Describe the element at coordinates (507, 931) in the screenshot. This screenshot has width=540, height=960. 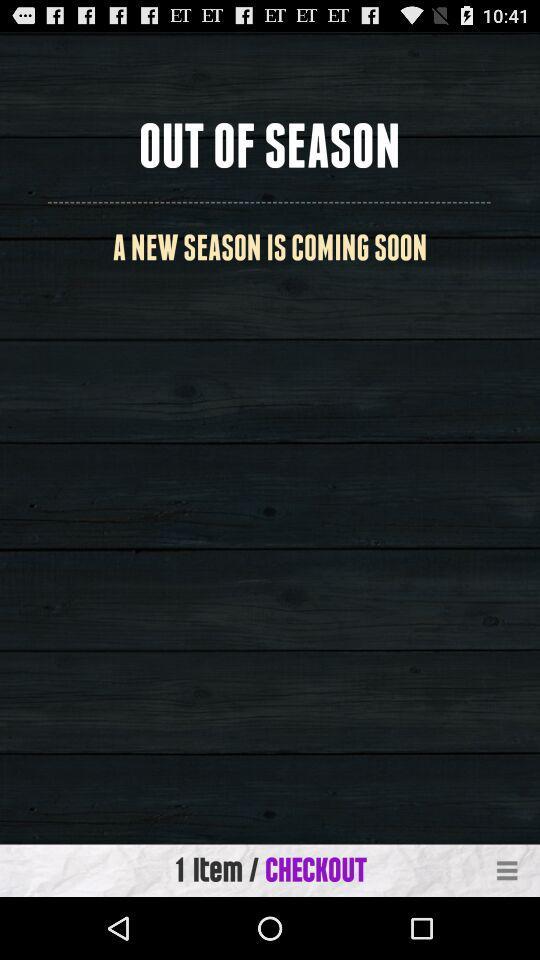
I see `the menu icon` at that location.